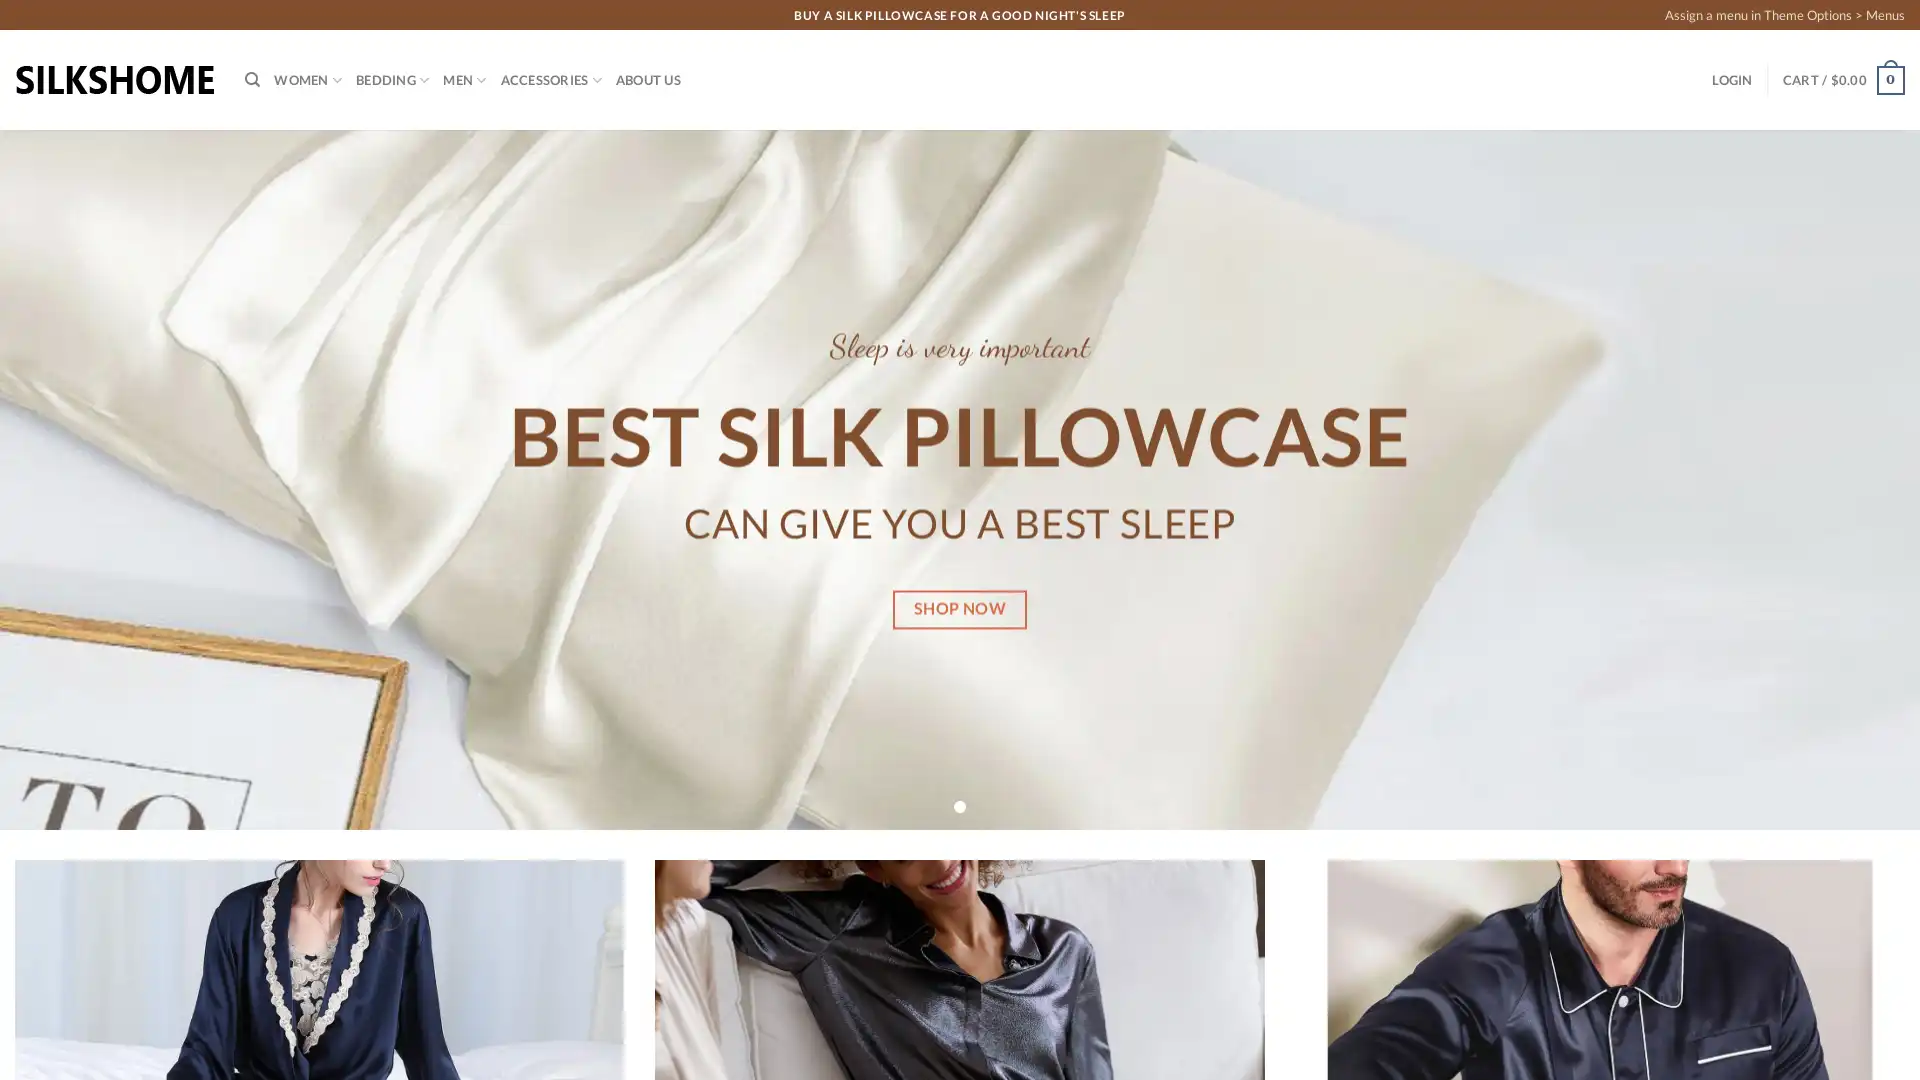 This screenshot has height=1080, width=1920. Describe the element at coordinates (62, 479) in the screenshot. I see `Previous` at that location.